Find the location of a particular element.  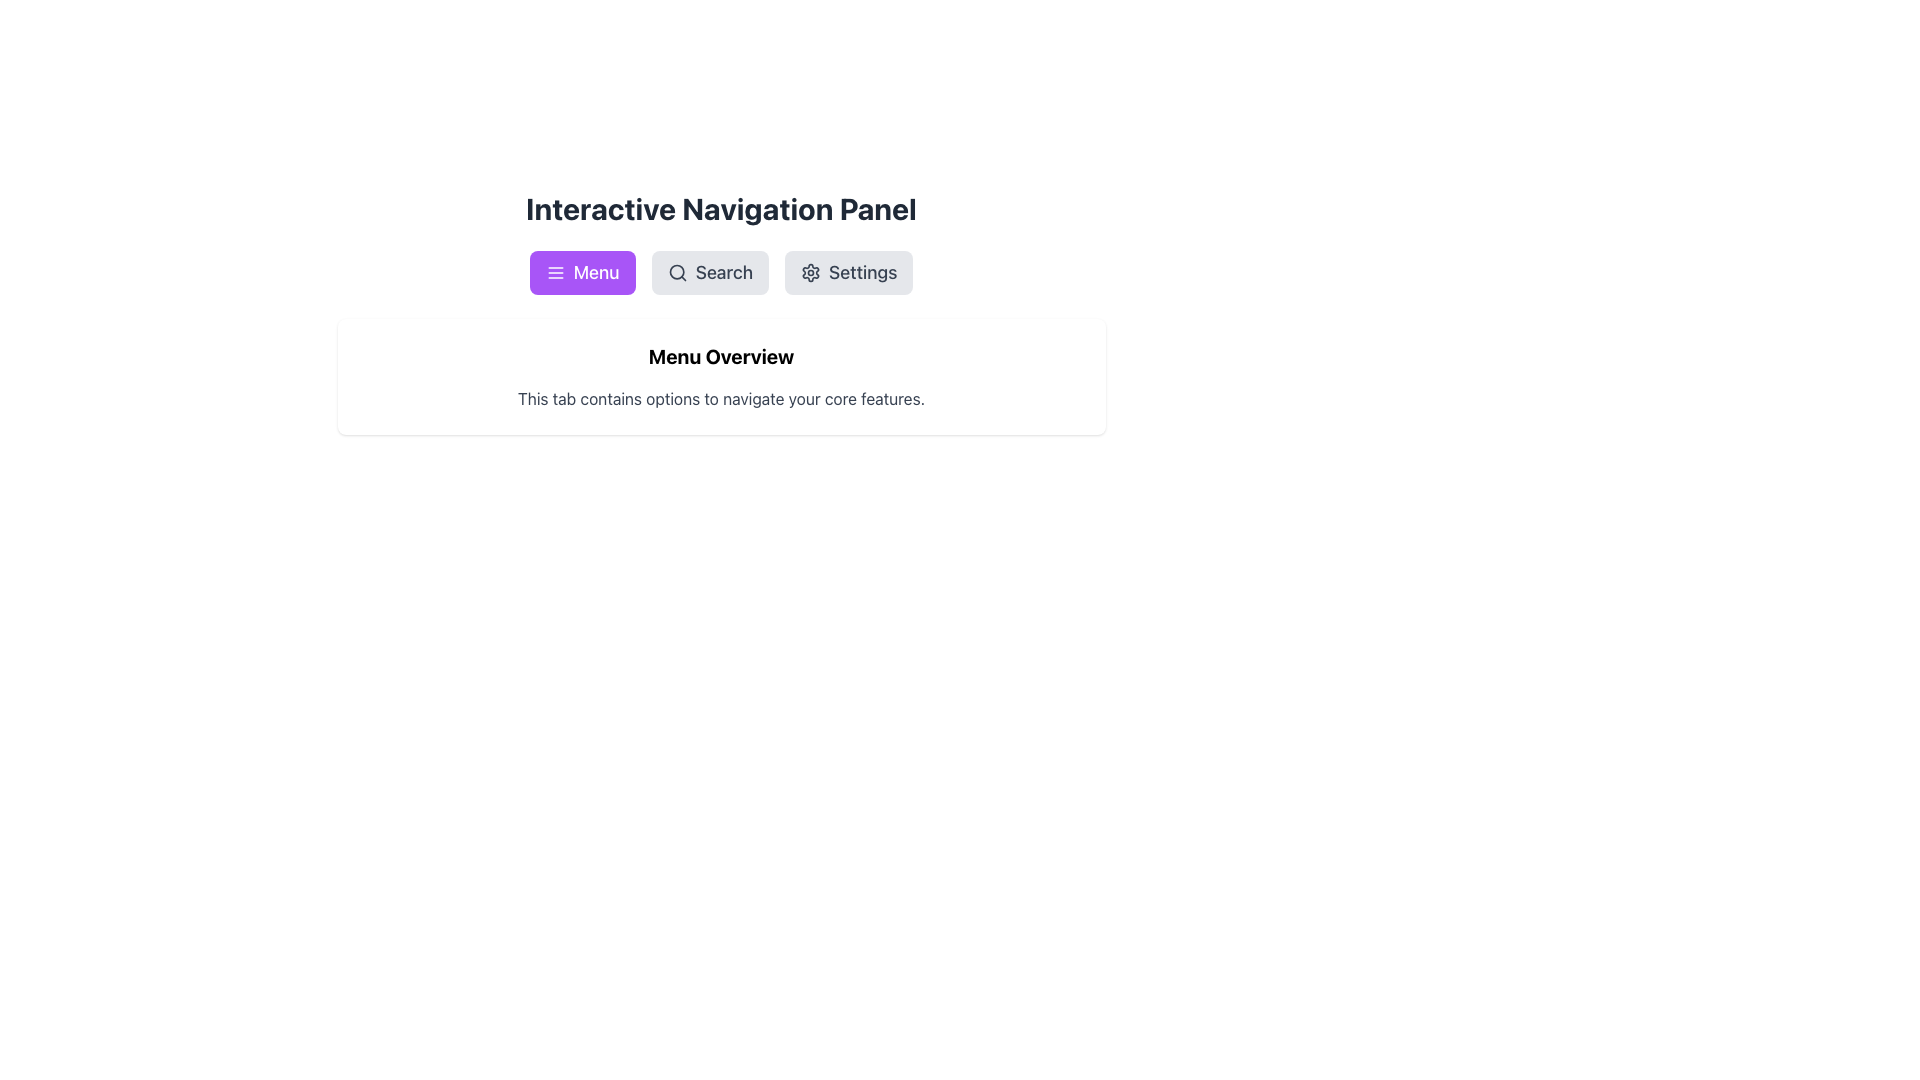

the third navigation button is located at coordinates (849, 273).